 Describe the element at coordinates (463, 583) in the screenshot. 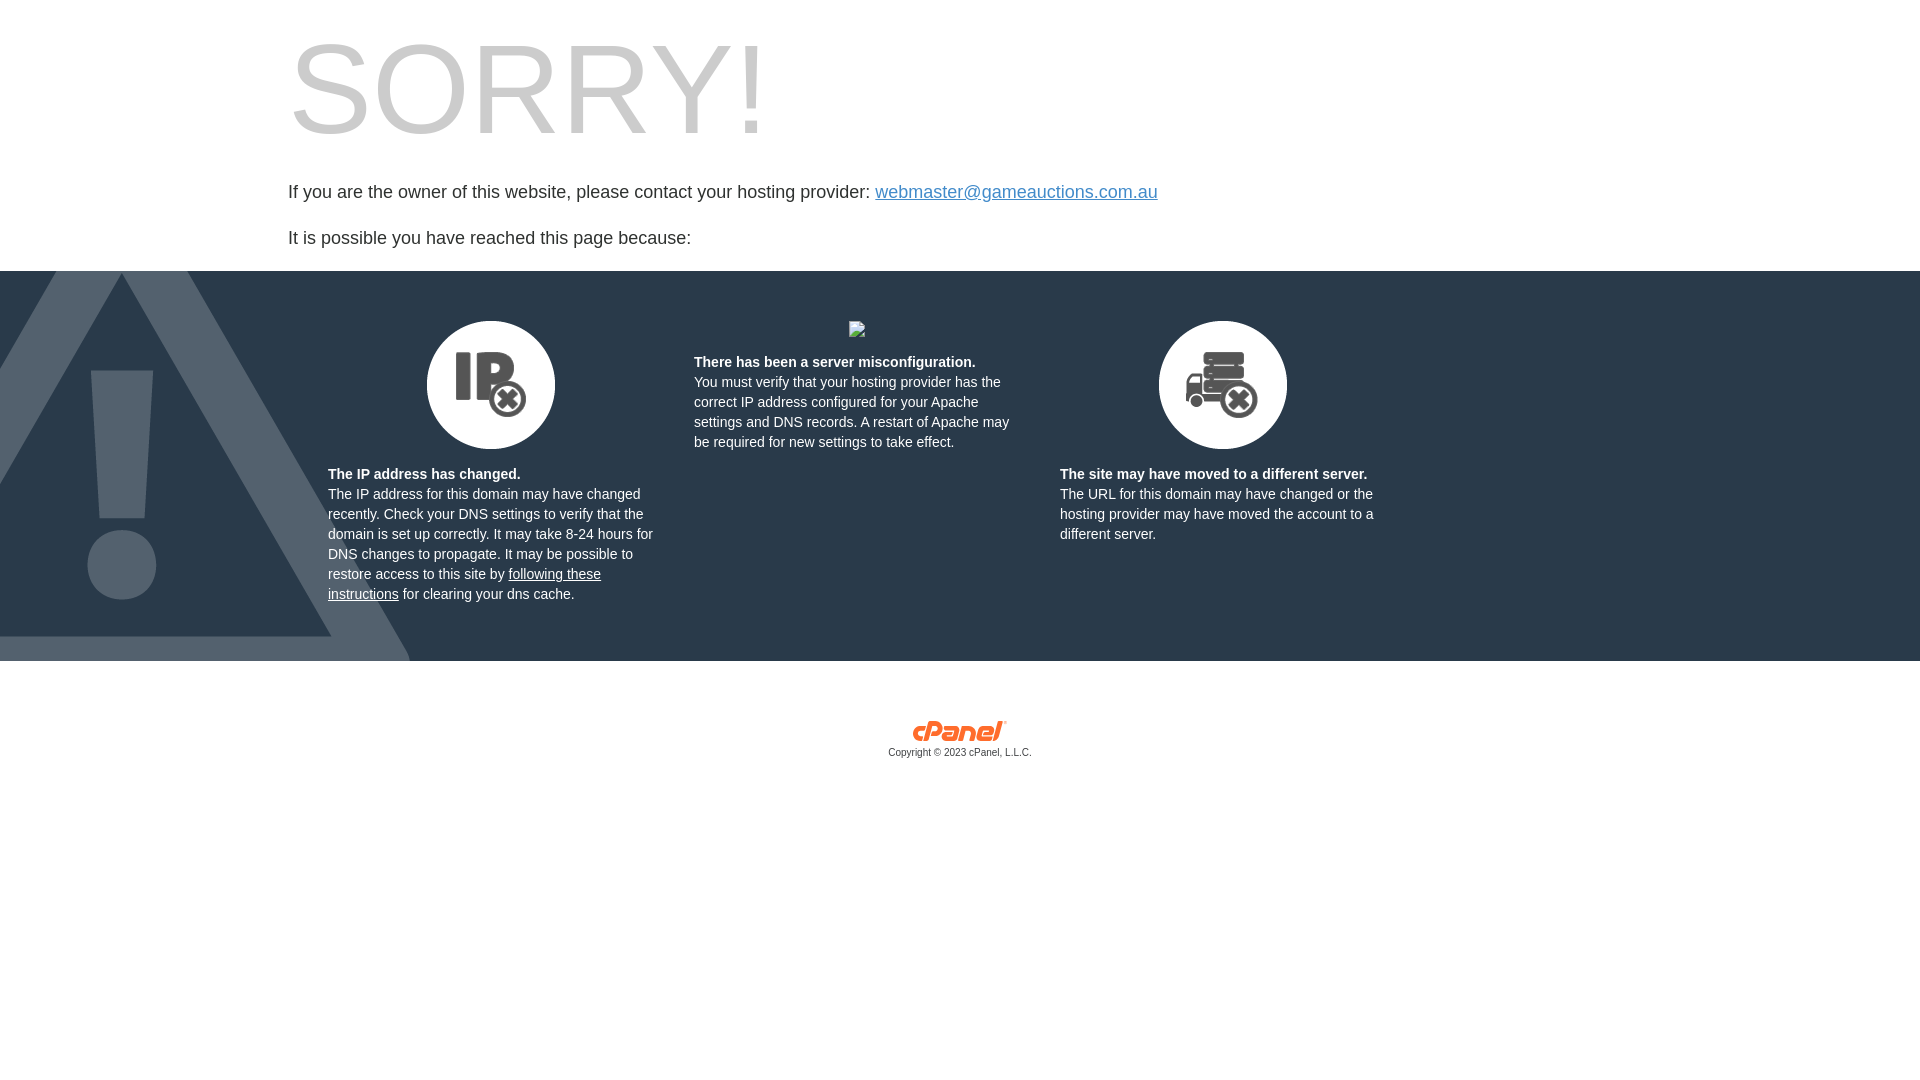

I see `'following these instructions'` at that location.